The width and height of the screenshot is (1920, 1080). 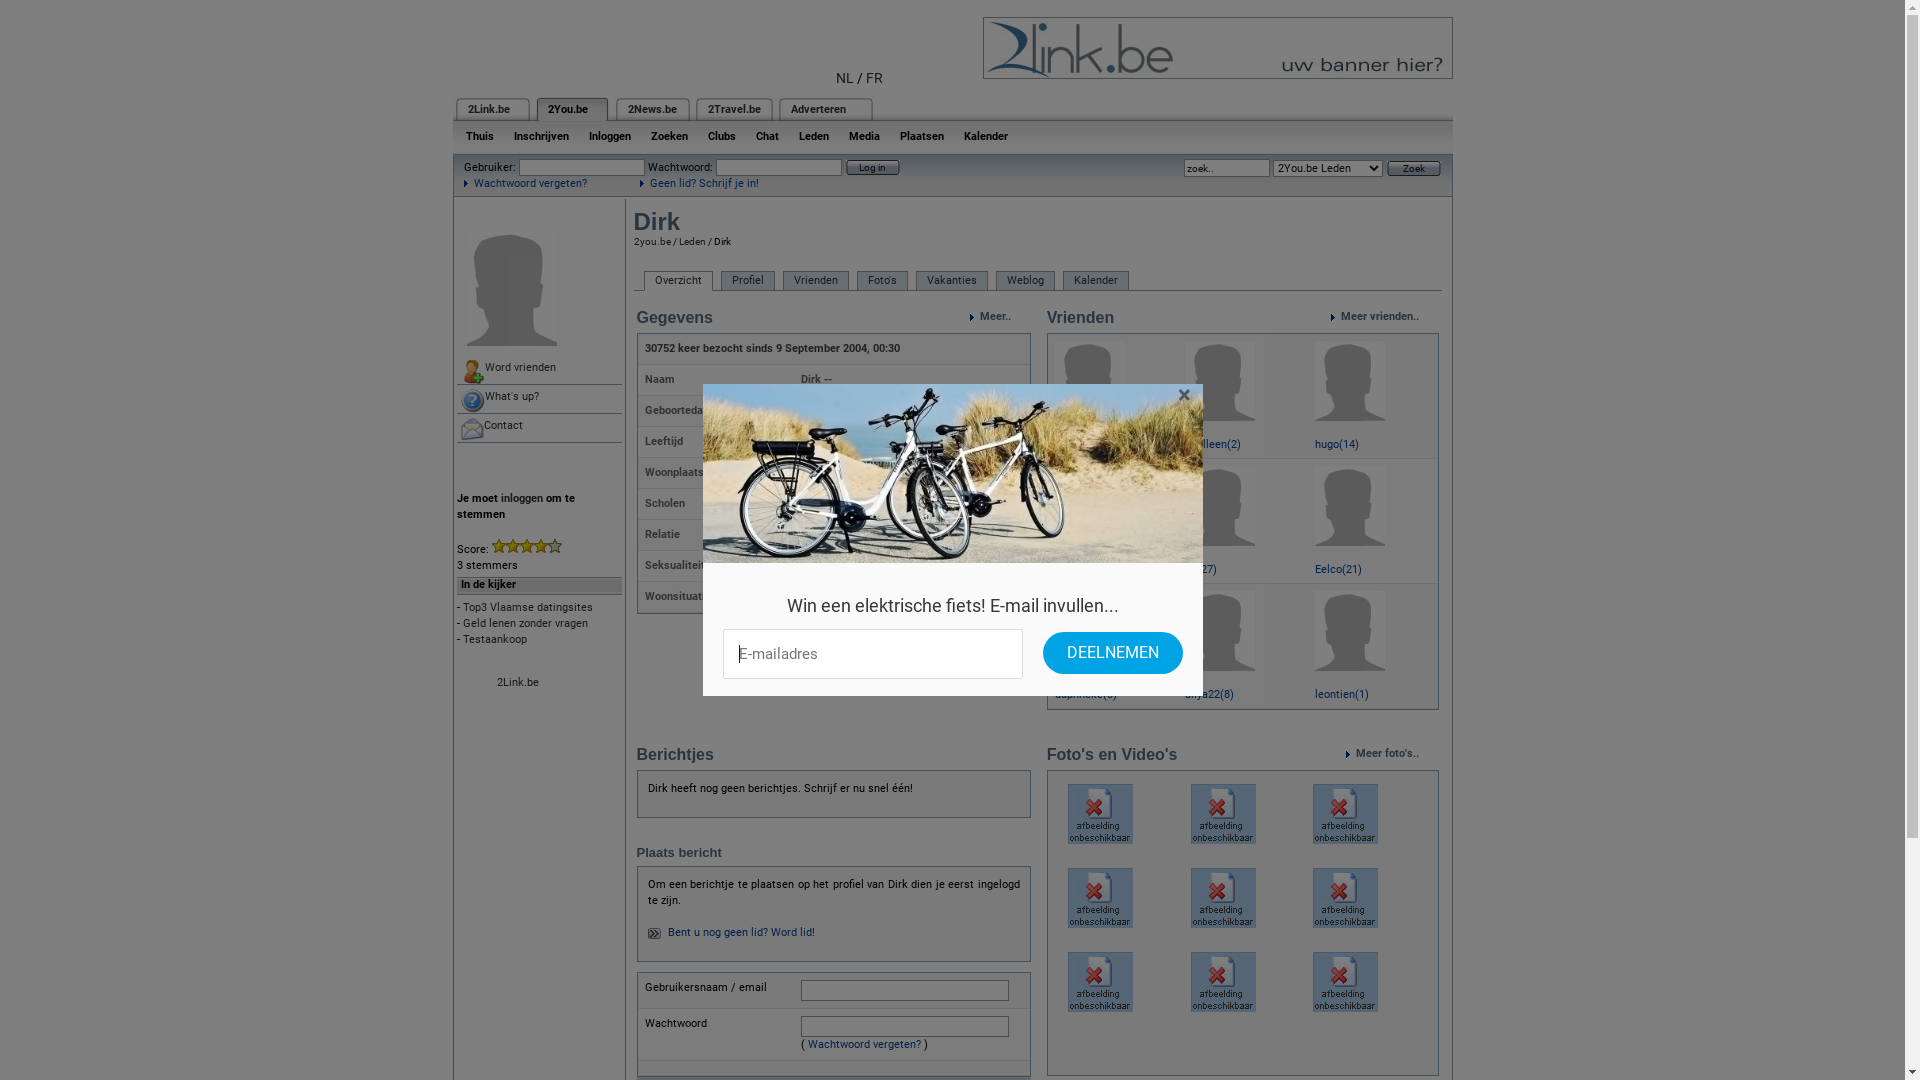 I want to click on 'Meer vrienden..', so click(x=1382, y=315).